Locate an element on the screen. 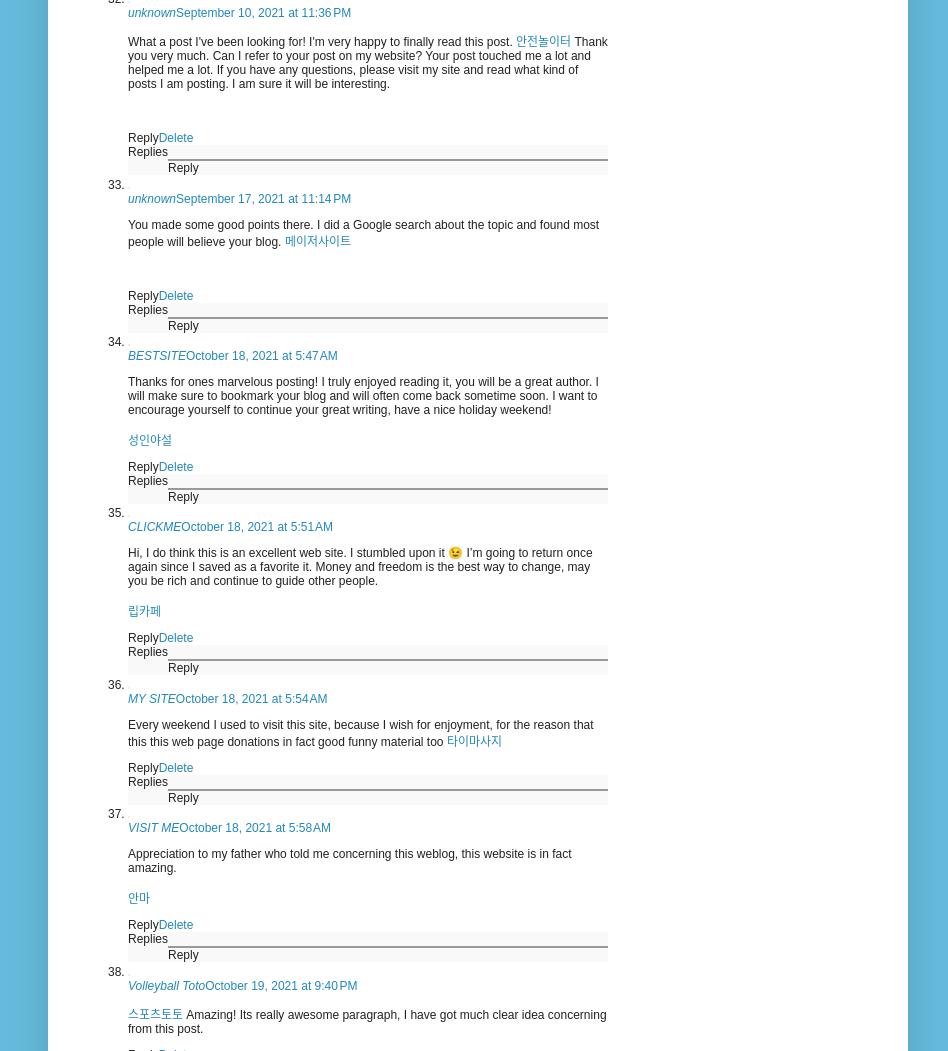  'September 17, 2021 at 11:14 PM' is located at coordinates (175, 198).